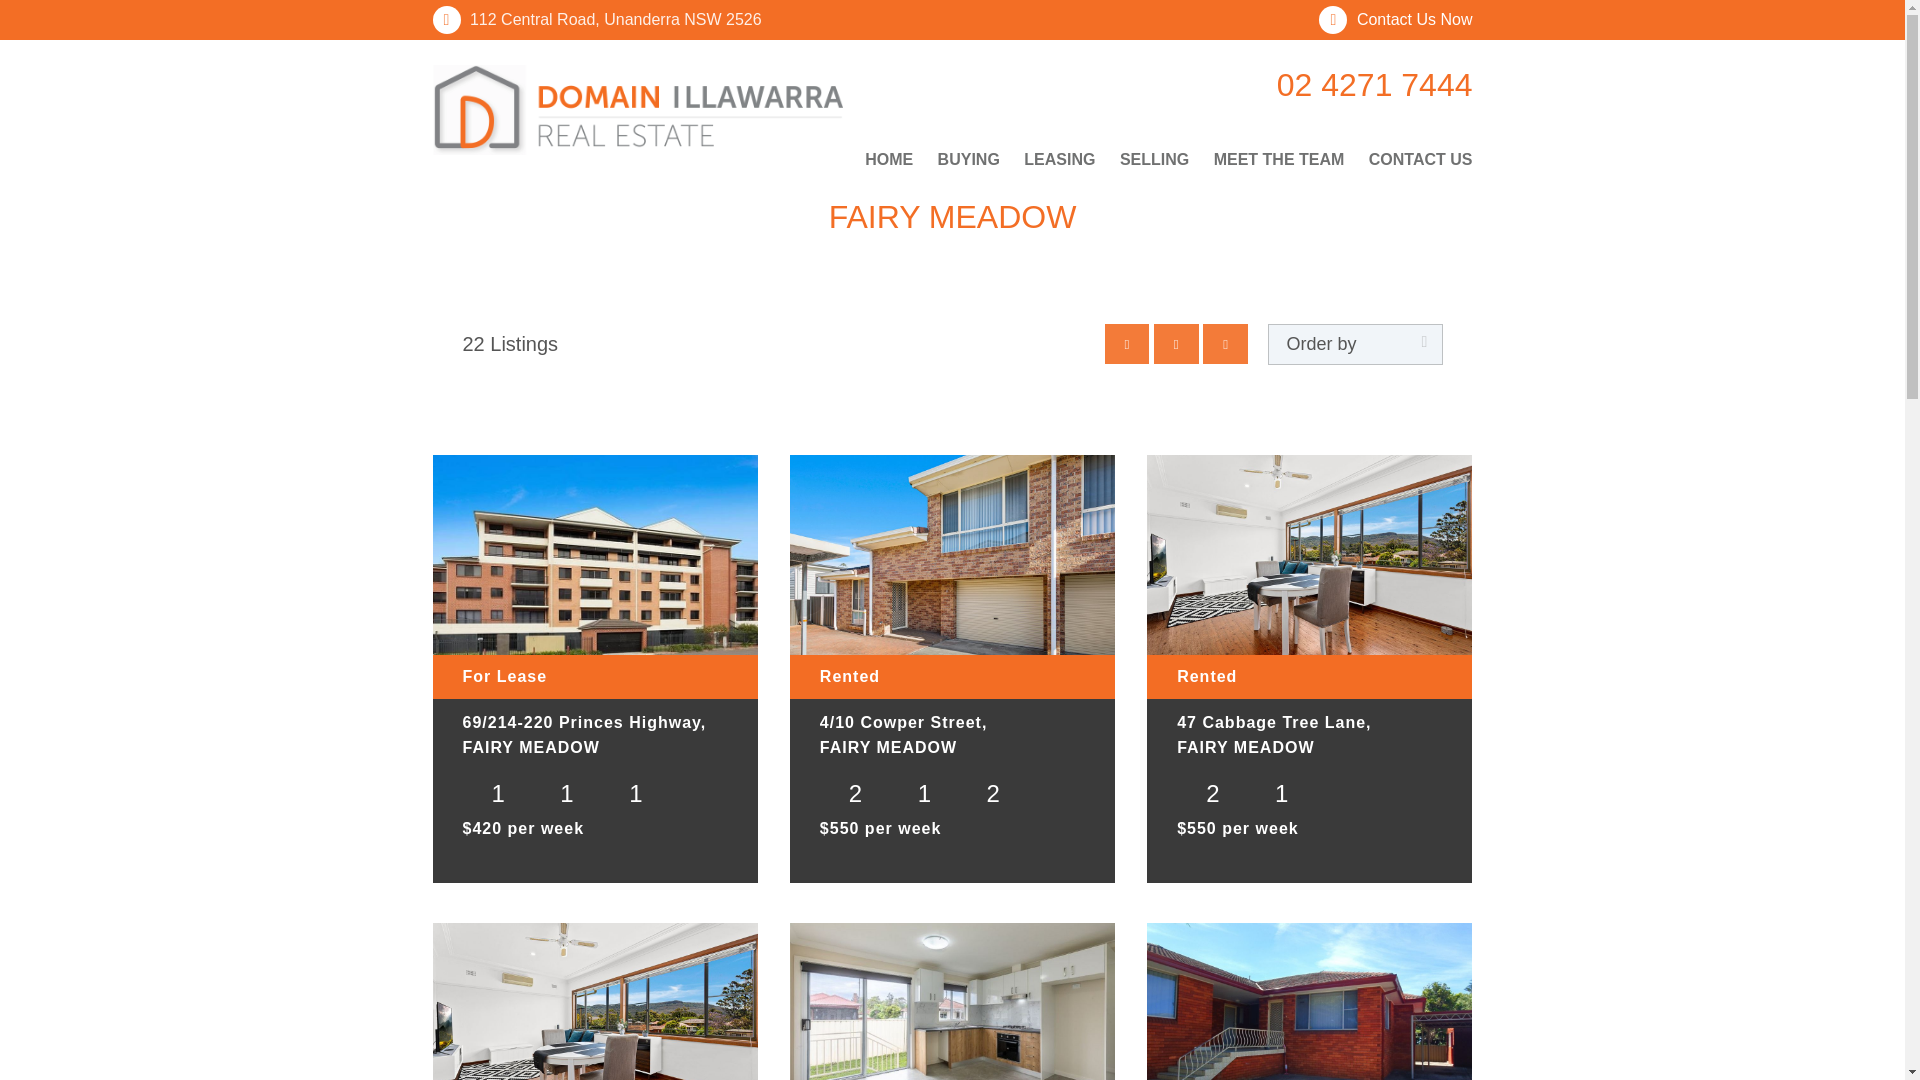 The width and height of the screenshot is (1920, 1080). I want to click on '4/10 Cowper Street,, so click(951, 738).